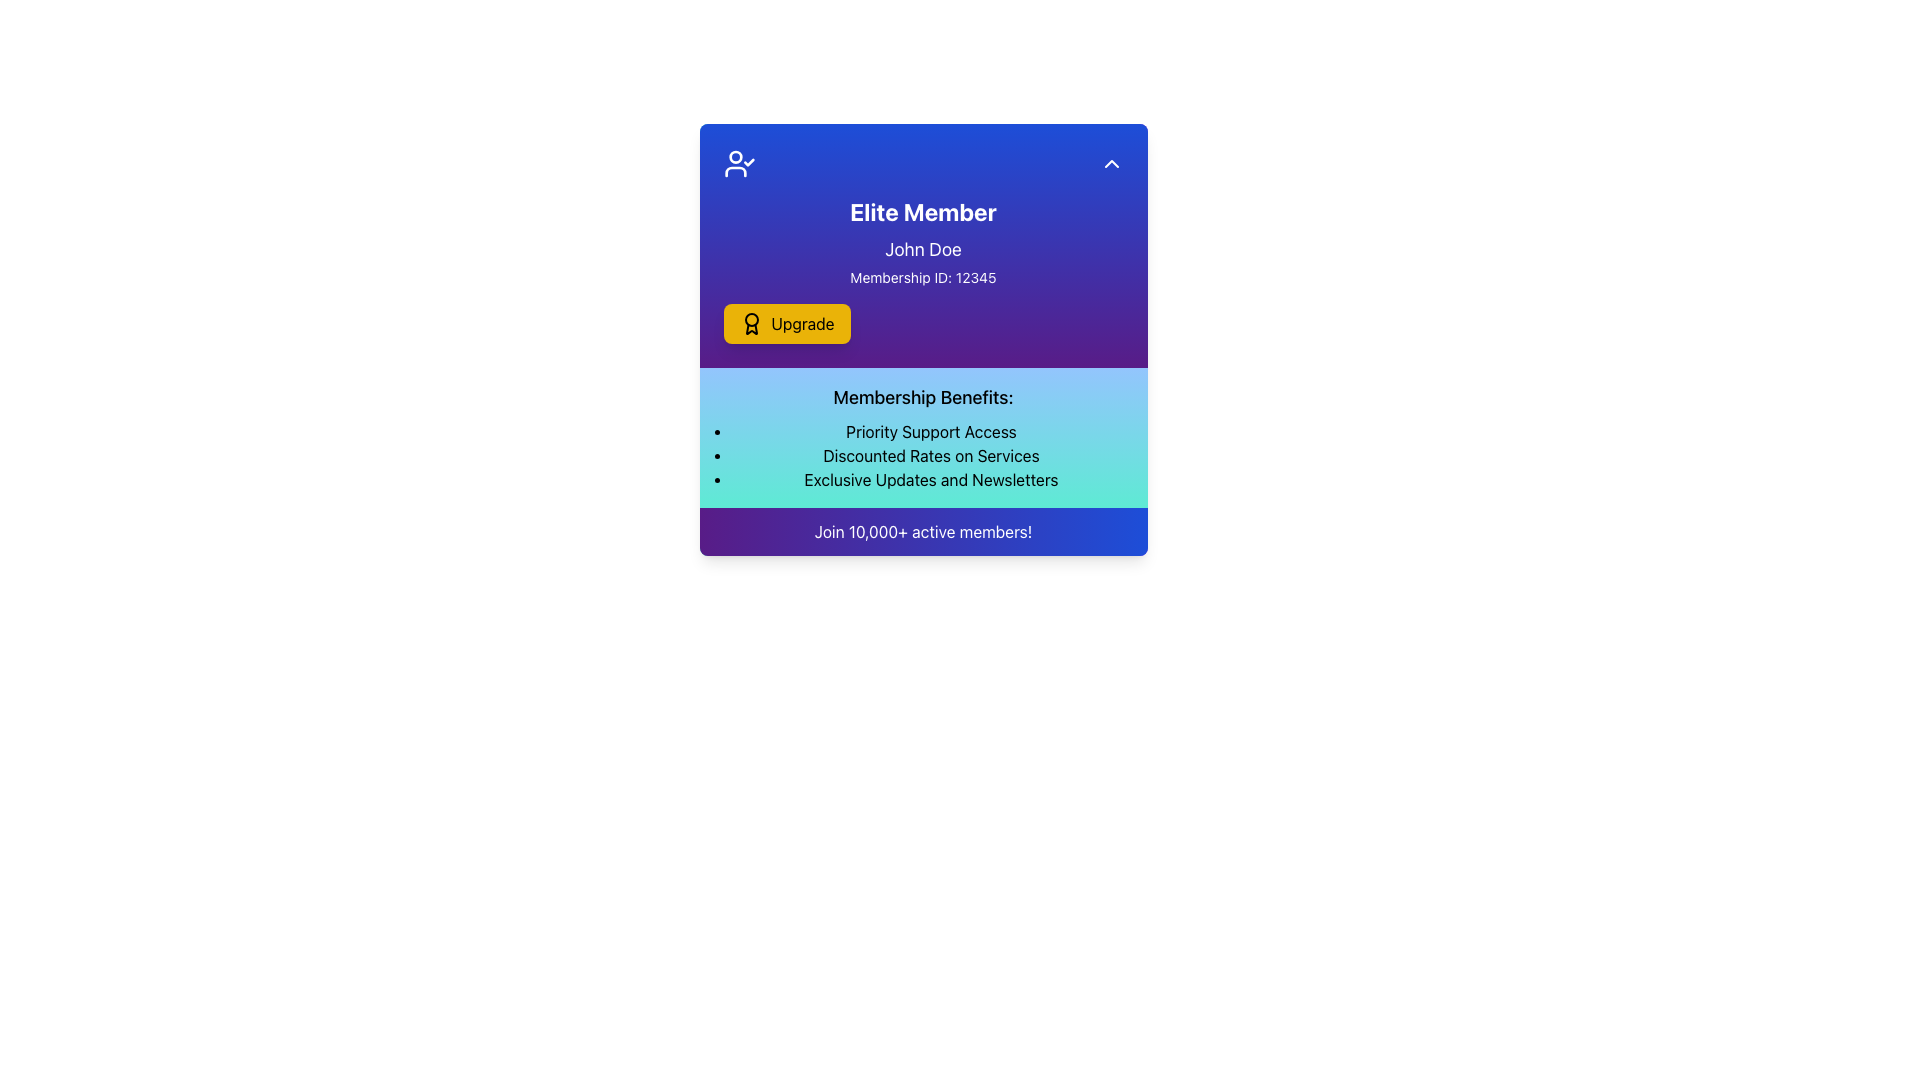  I want to click on the chevron-up button with a thin white outline on a deep blue background in the top-right corner of the membership card layout, so click(1110, 163).